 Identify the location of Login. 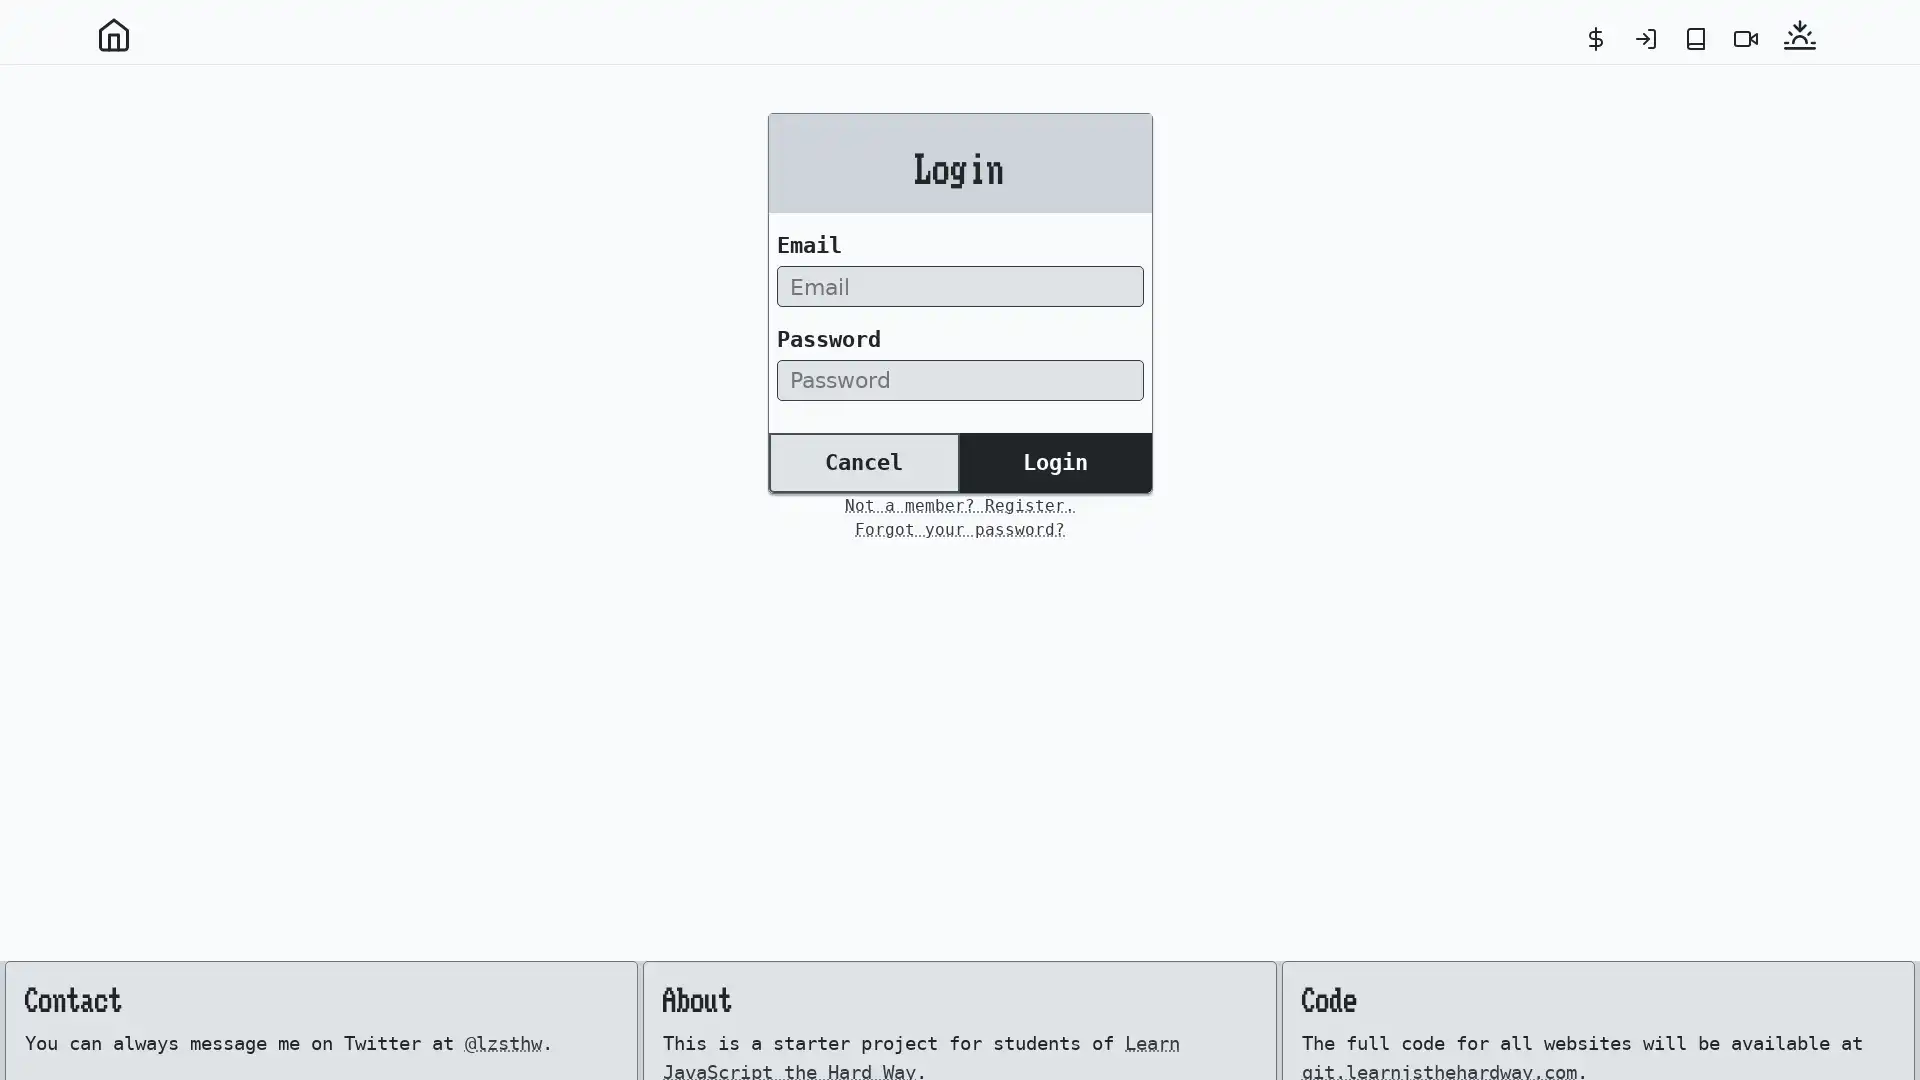
(1054, 462).